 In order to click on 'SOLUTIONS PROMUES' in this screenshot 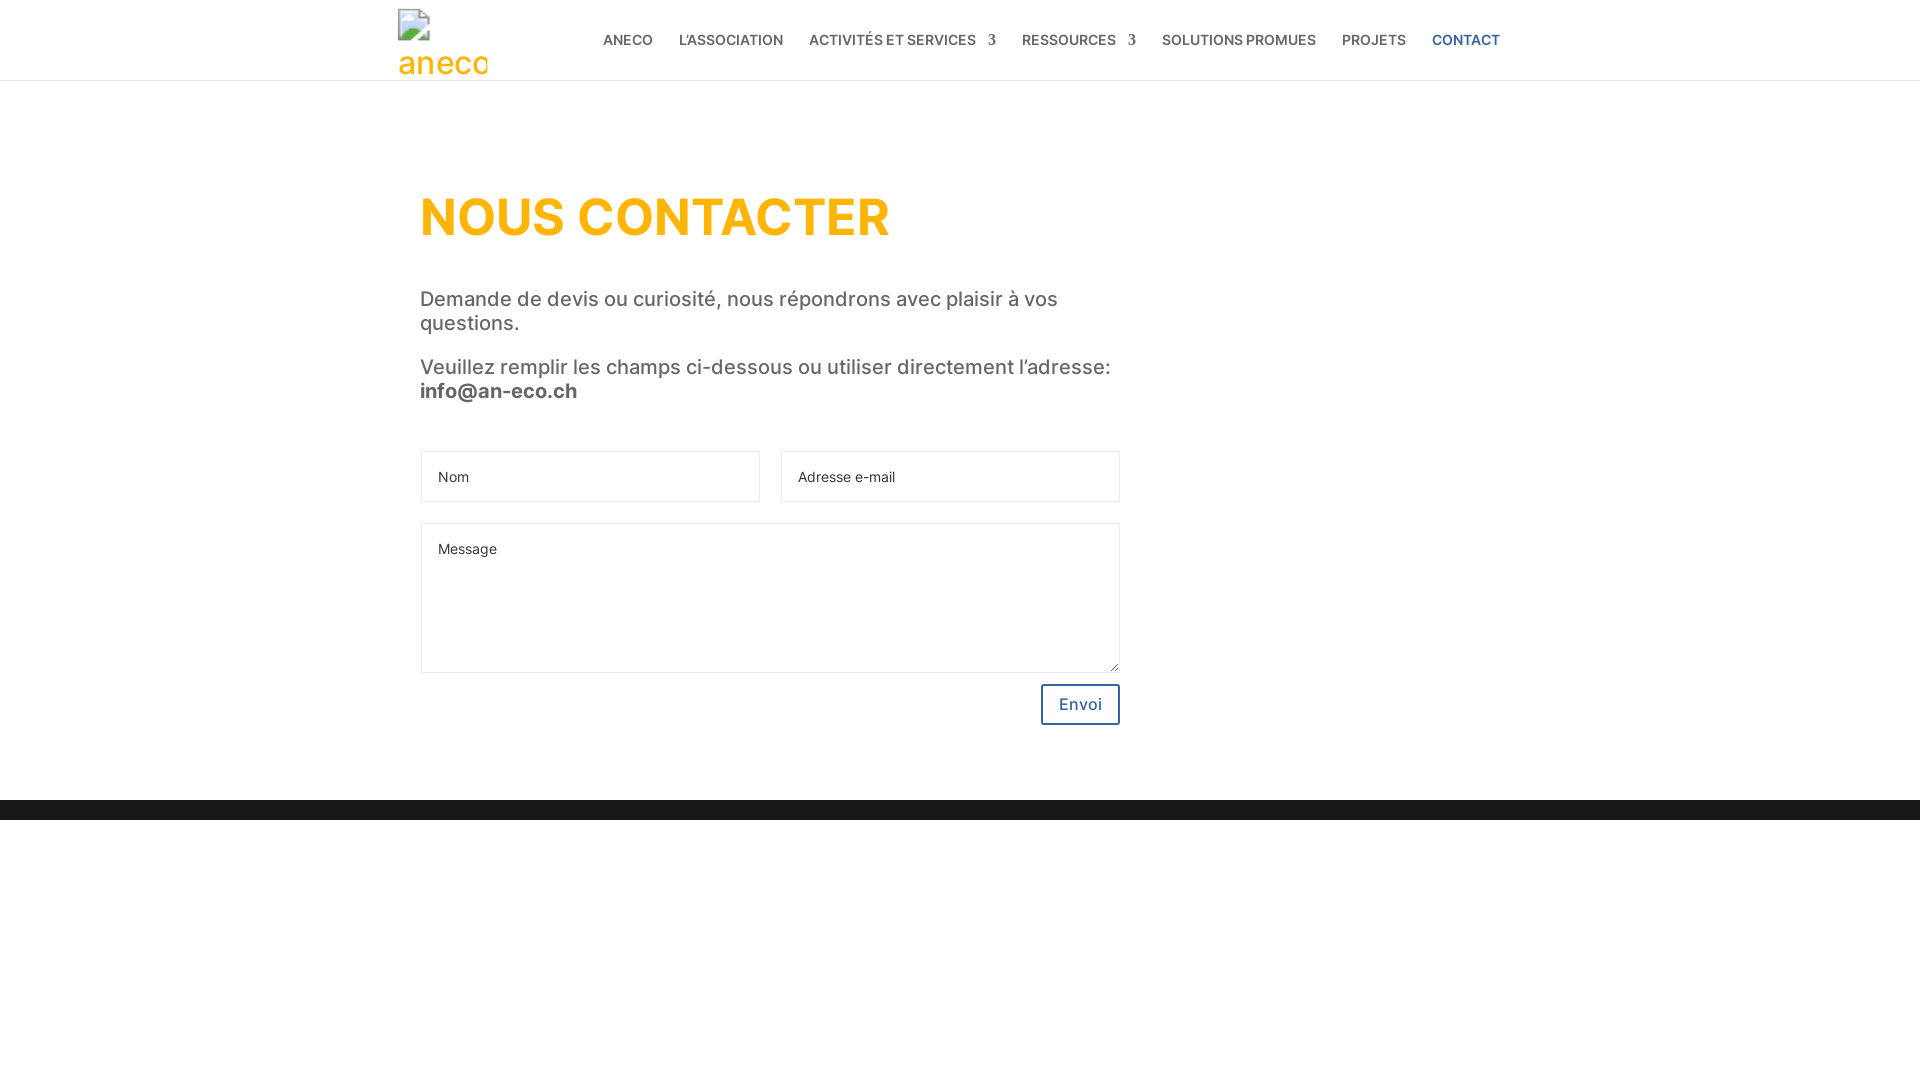, I will do `click(1237, 55)`.